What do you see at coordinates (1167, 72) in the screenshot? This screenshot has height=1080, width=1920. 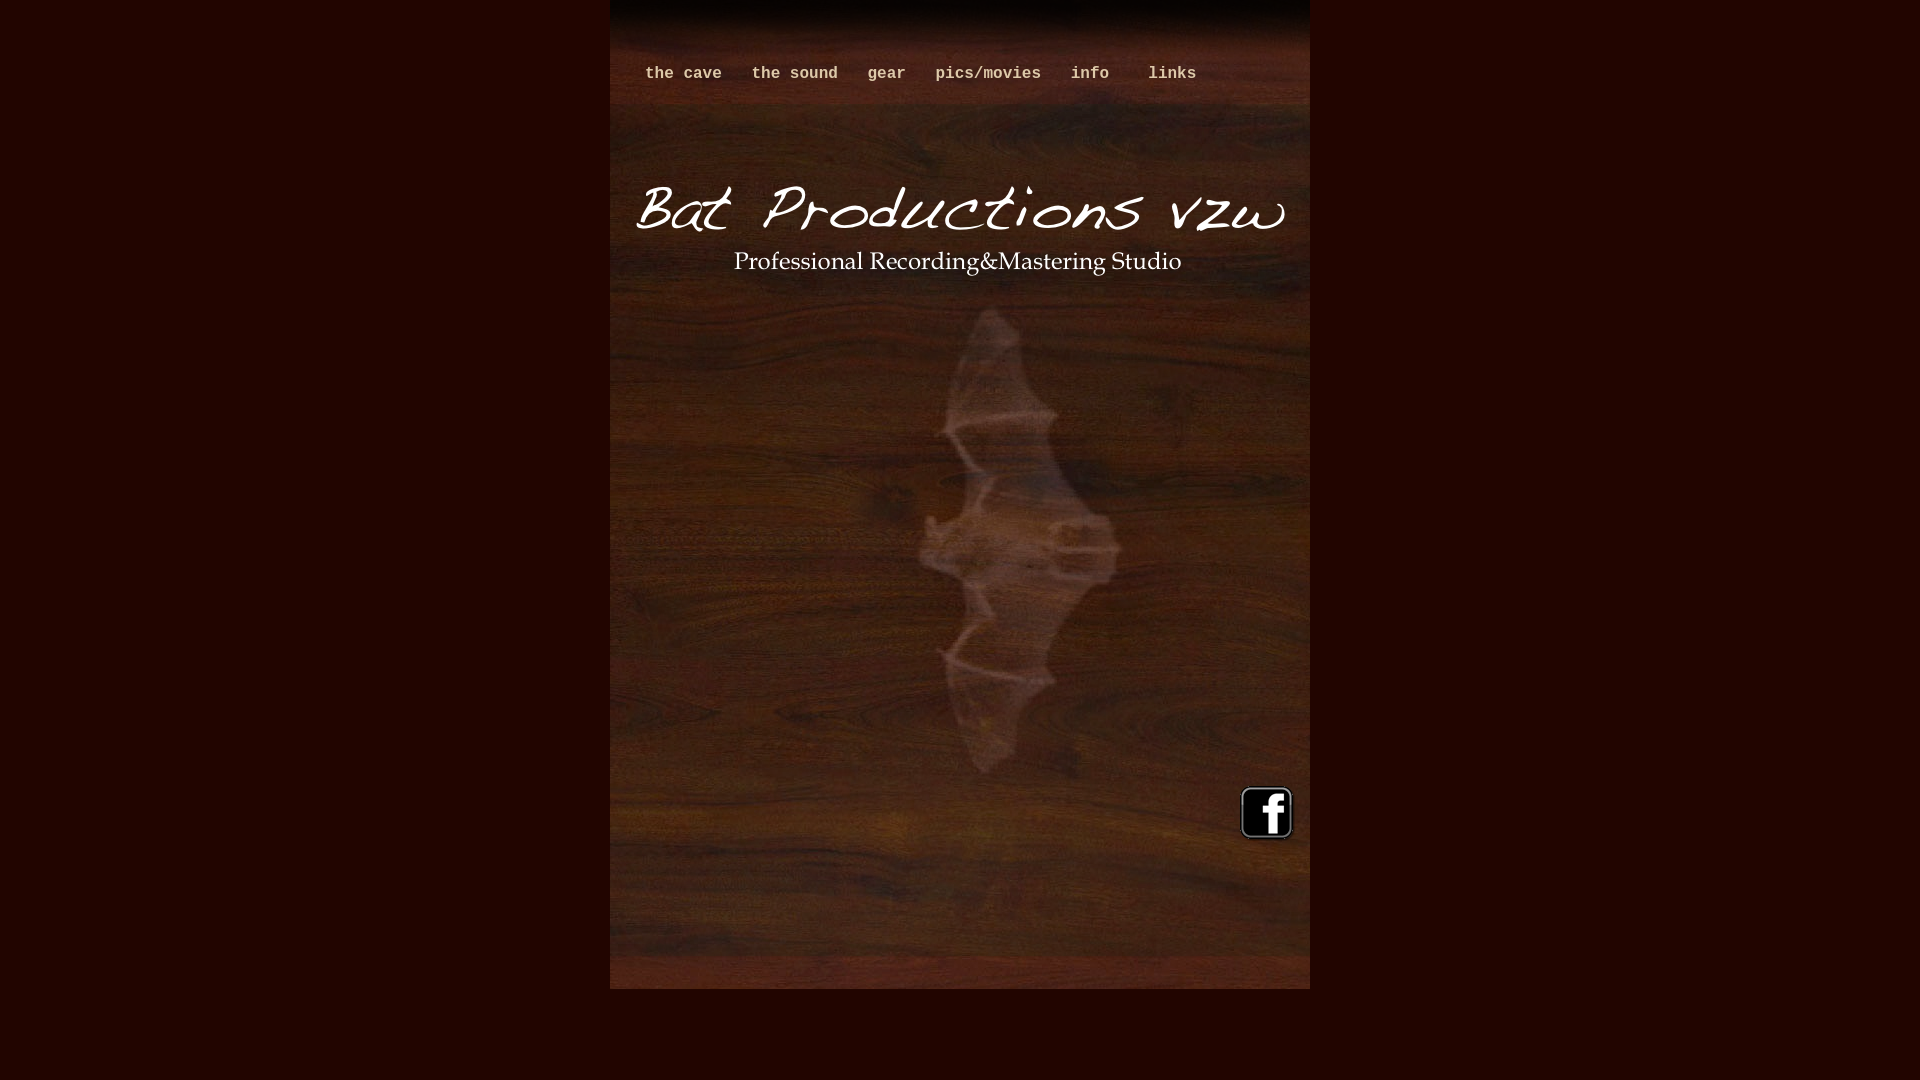 I see `' links'` at bounding box center [1167, 72].